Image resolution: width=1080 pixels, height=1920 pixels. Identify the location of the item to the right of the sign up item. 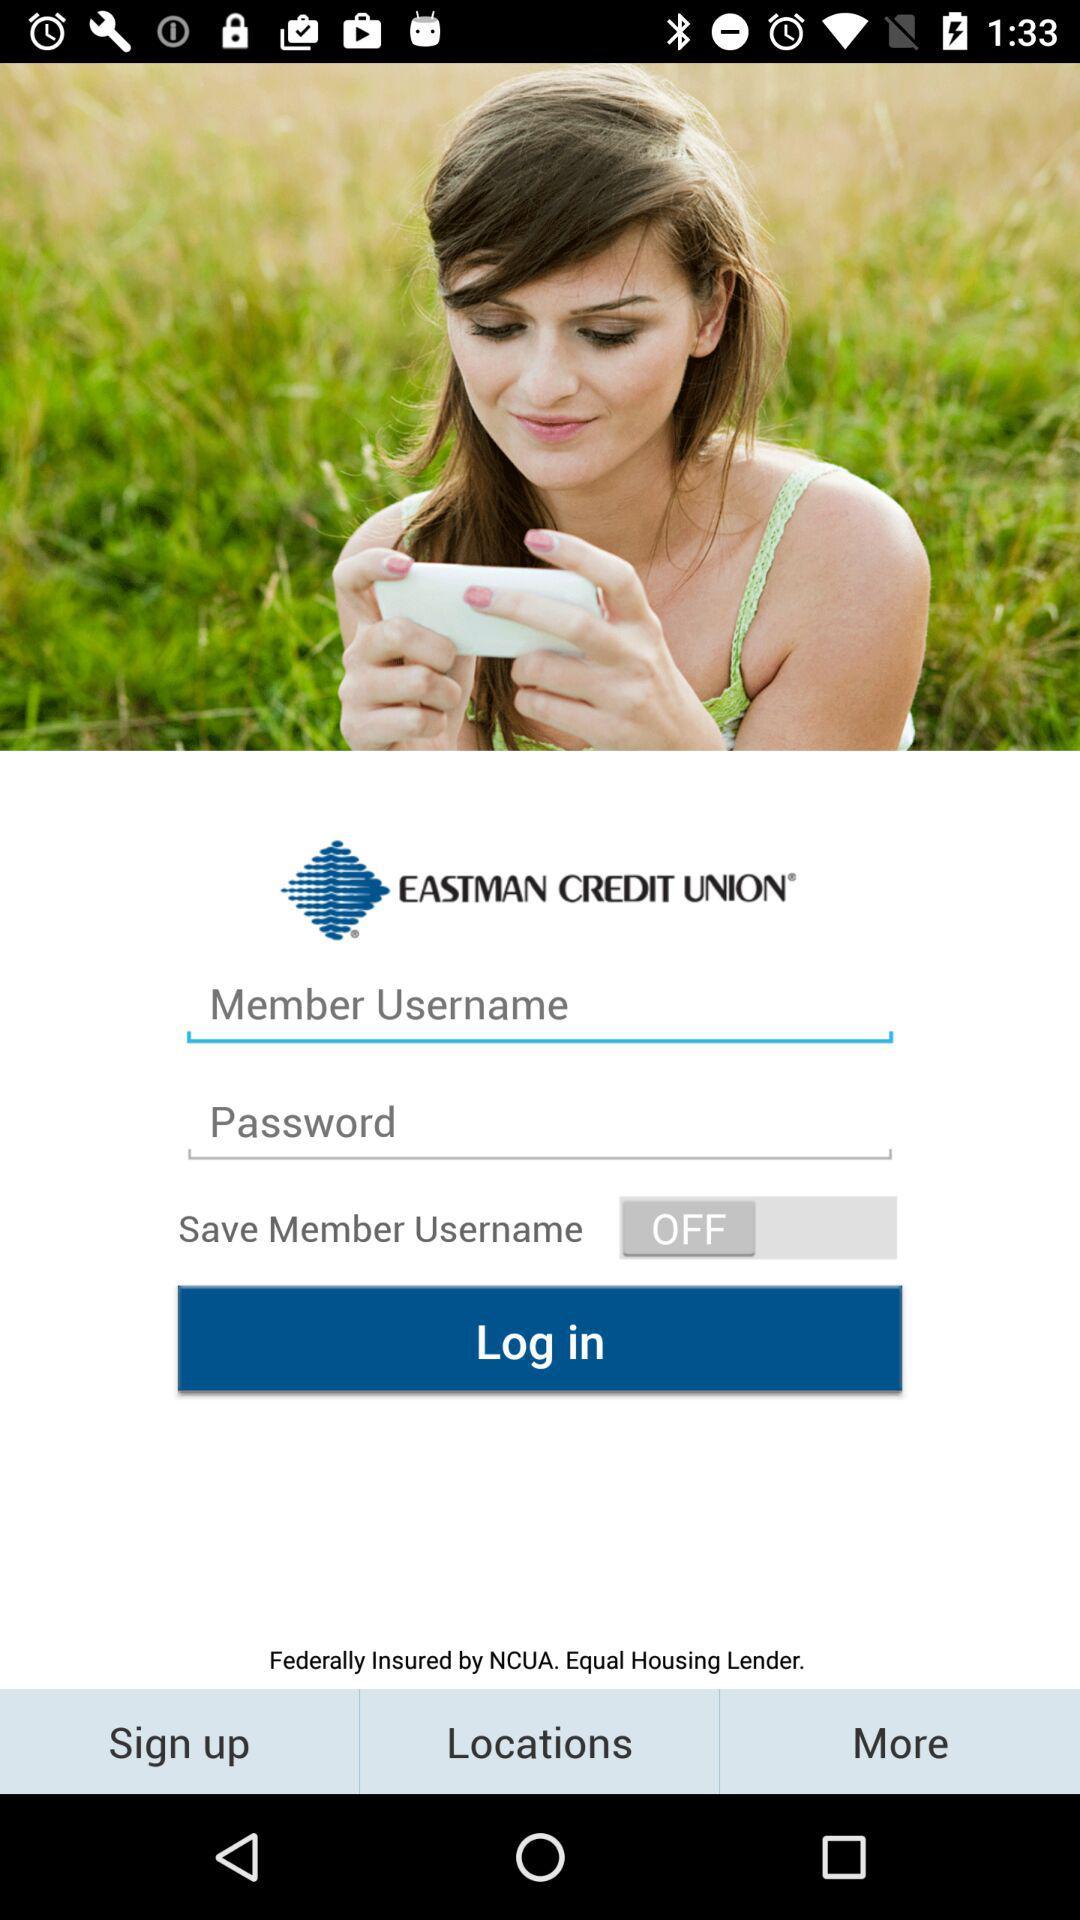
(538, 1740).